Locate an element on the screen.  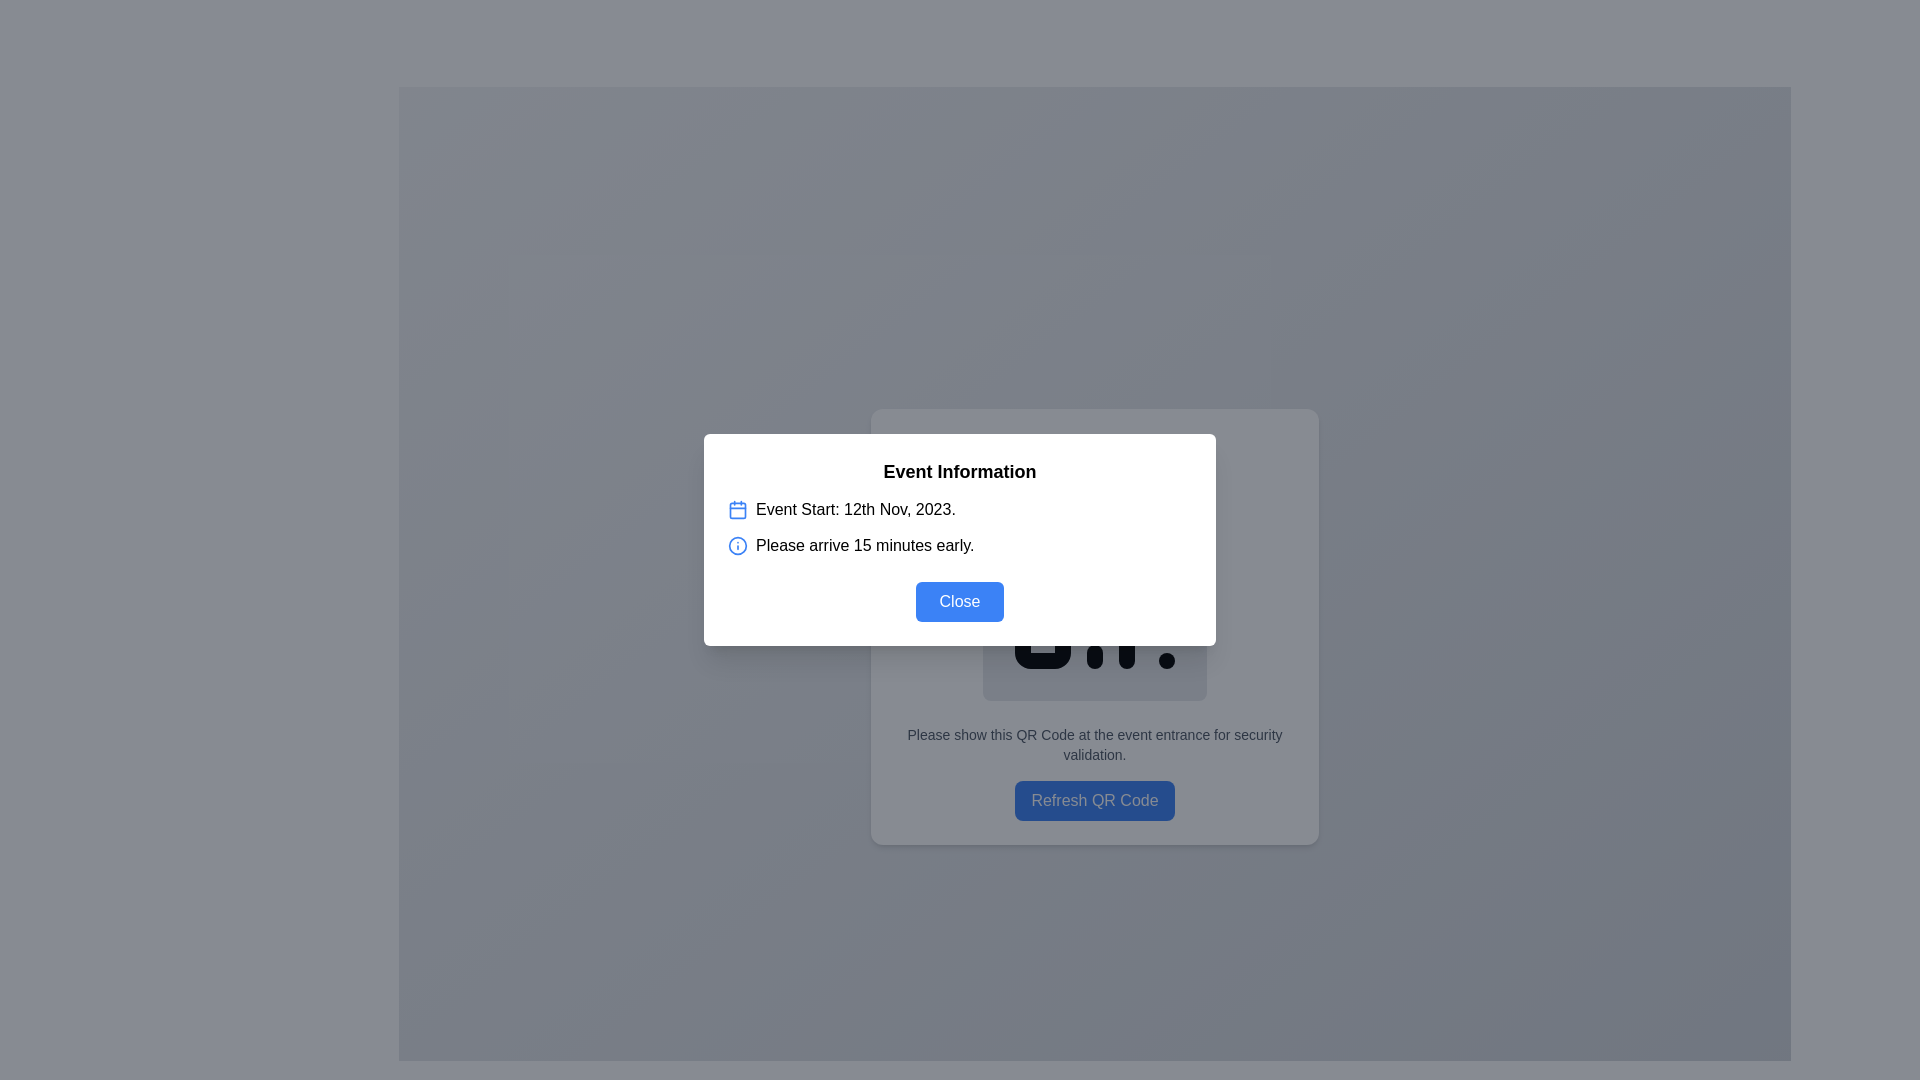
the informational text label within the 'Ticket Verification' modal that guides users on how to utilize the QR code for event entry, positioned above the 'Refresh QR Code' button is located at coordinates (1093, 744).